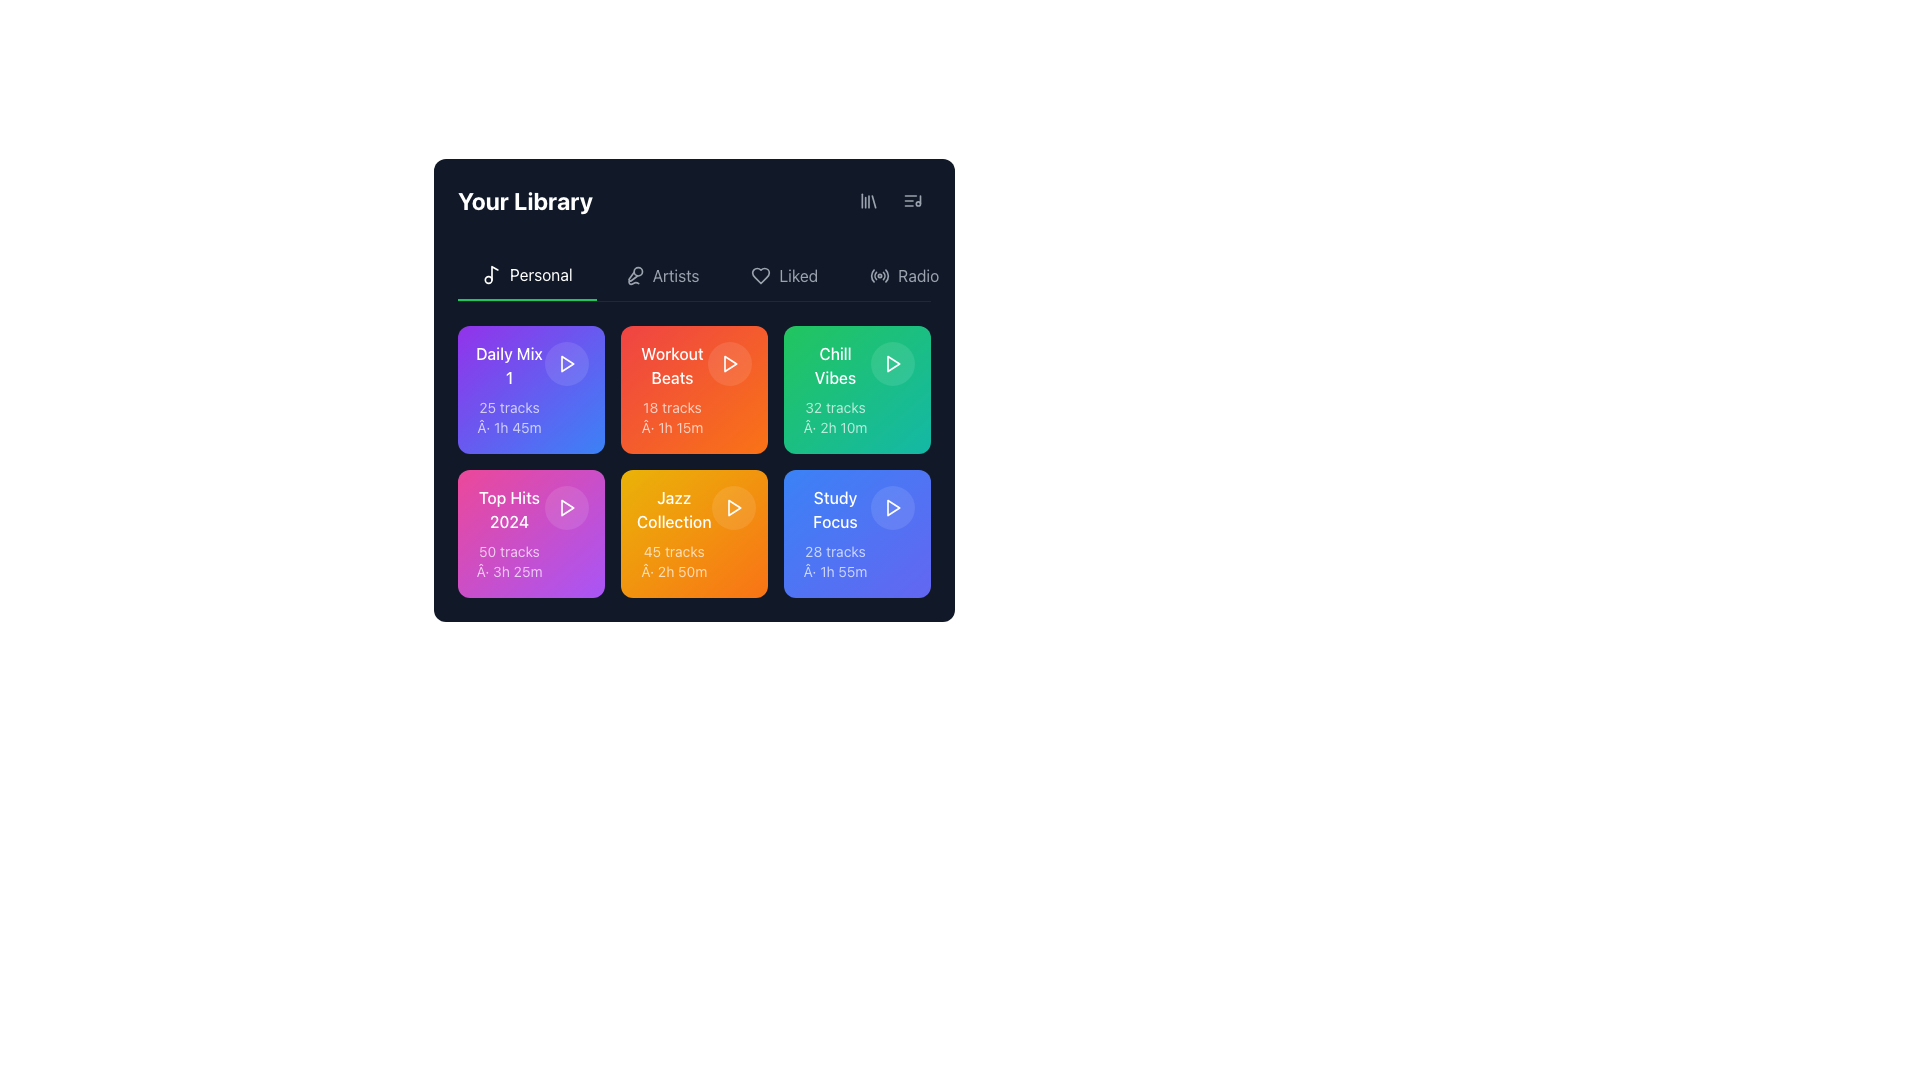 This screenshot has height=1080, width=1920. What do you see at coordinates (733, 507) in the screenshot?
I see `the media play icon located in the bottom row of six square tiles, specifically the second tile from the left, to initiate playback` at bounding box center [733, 507].